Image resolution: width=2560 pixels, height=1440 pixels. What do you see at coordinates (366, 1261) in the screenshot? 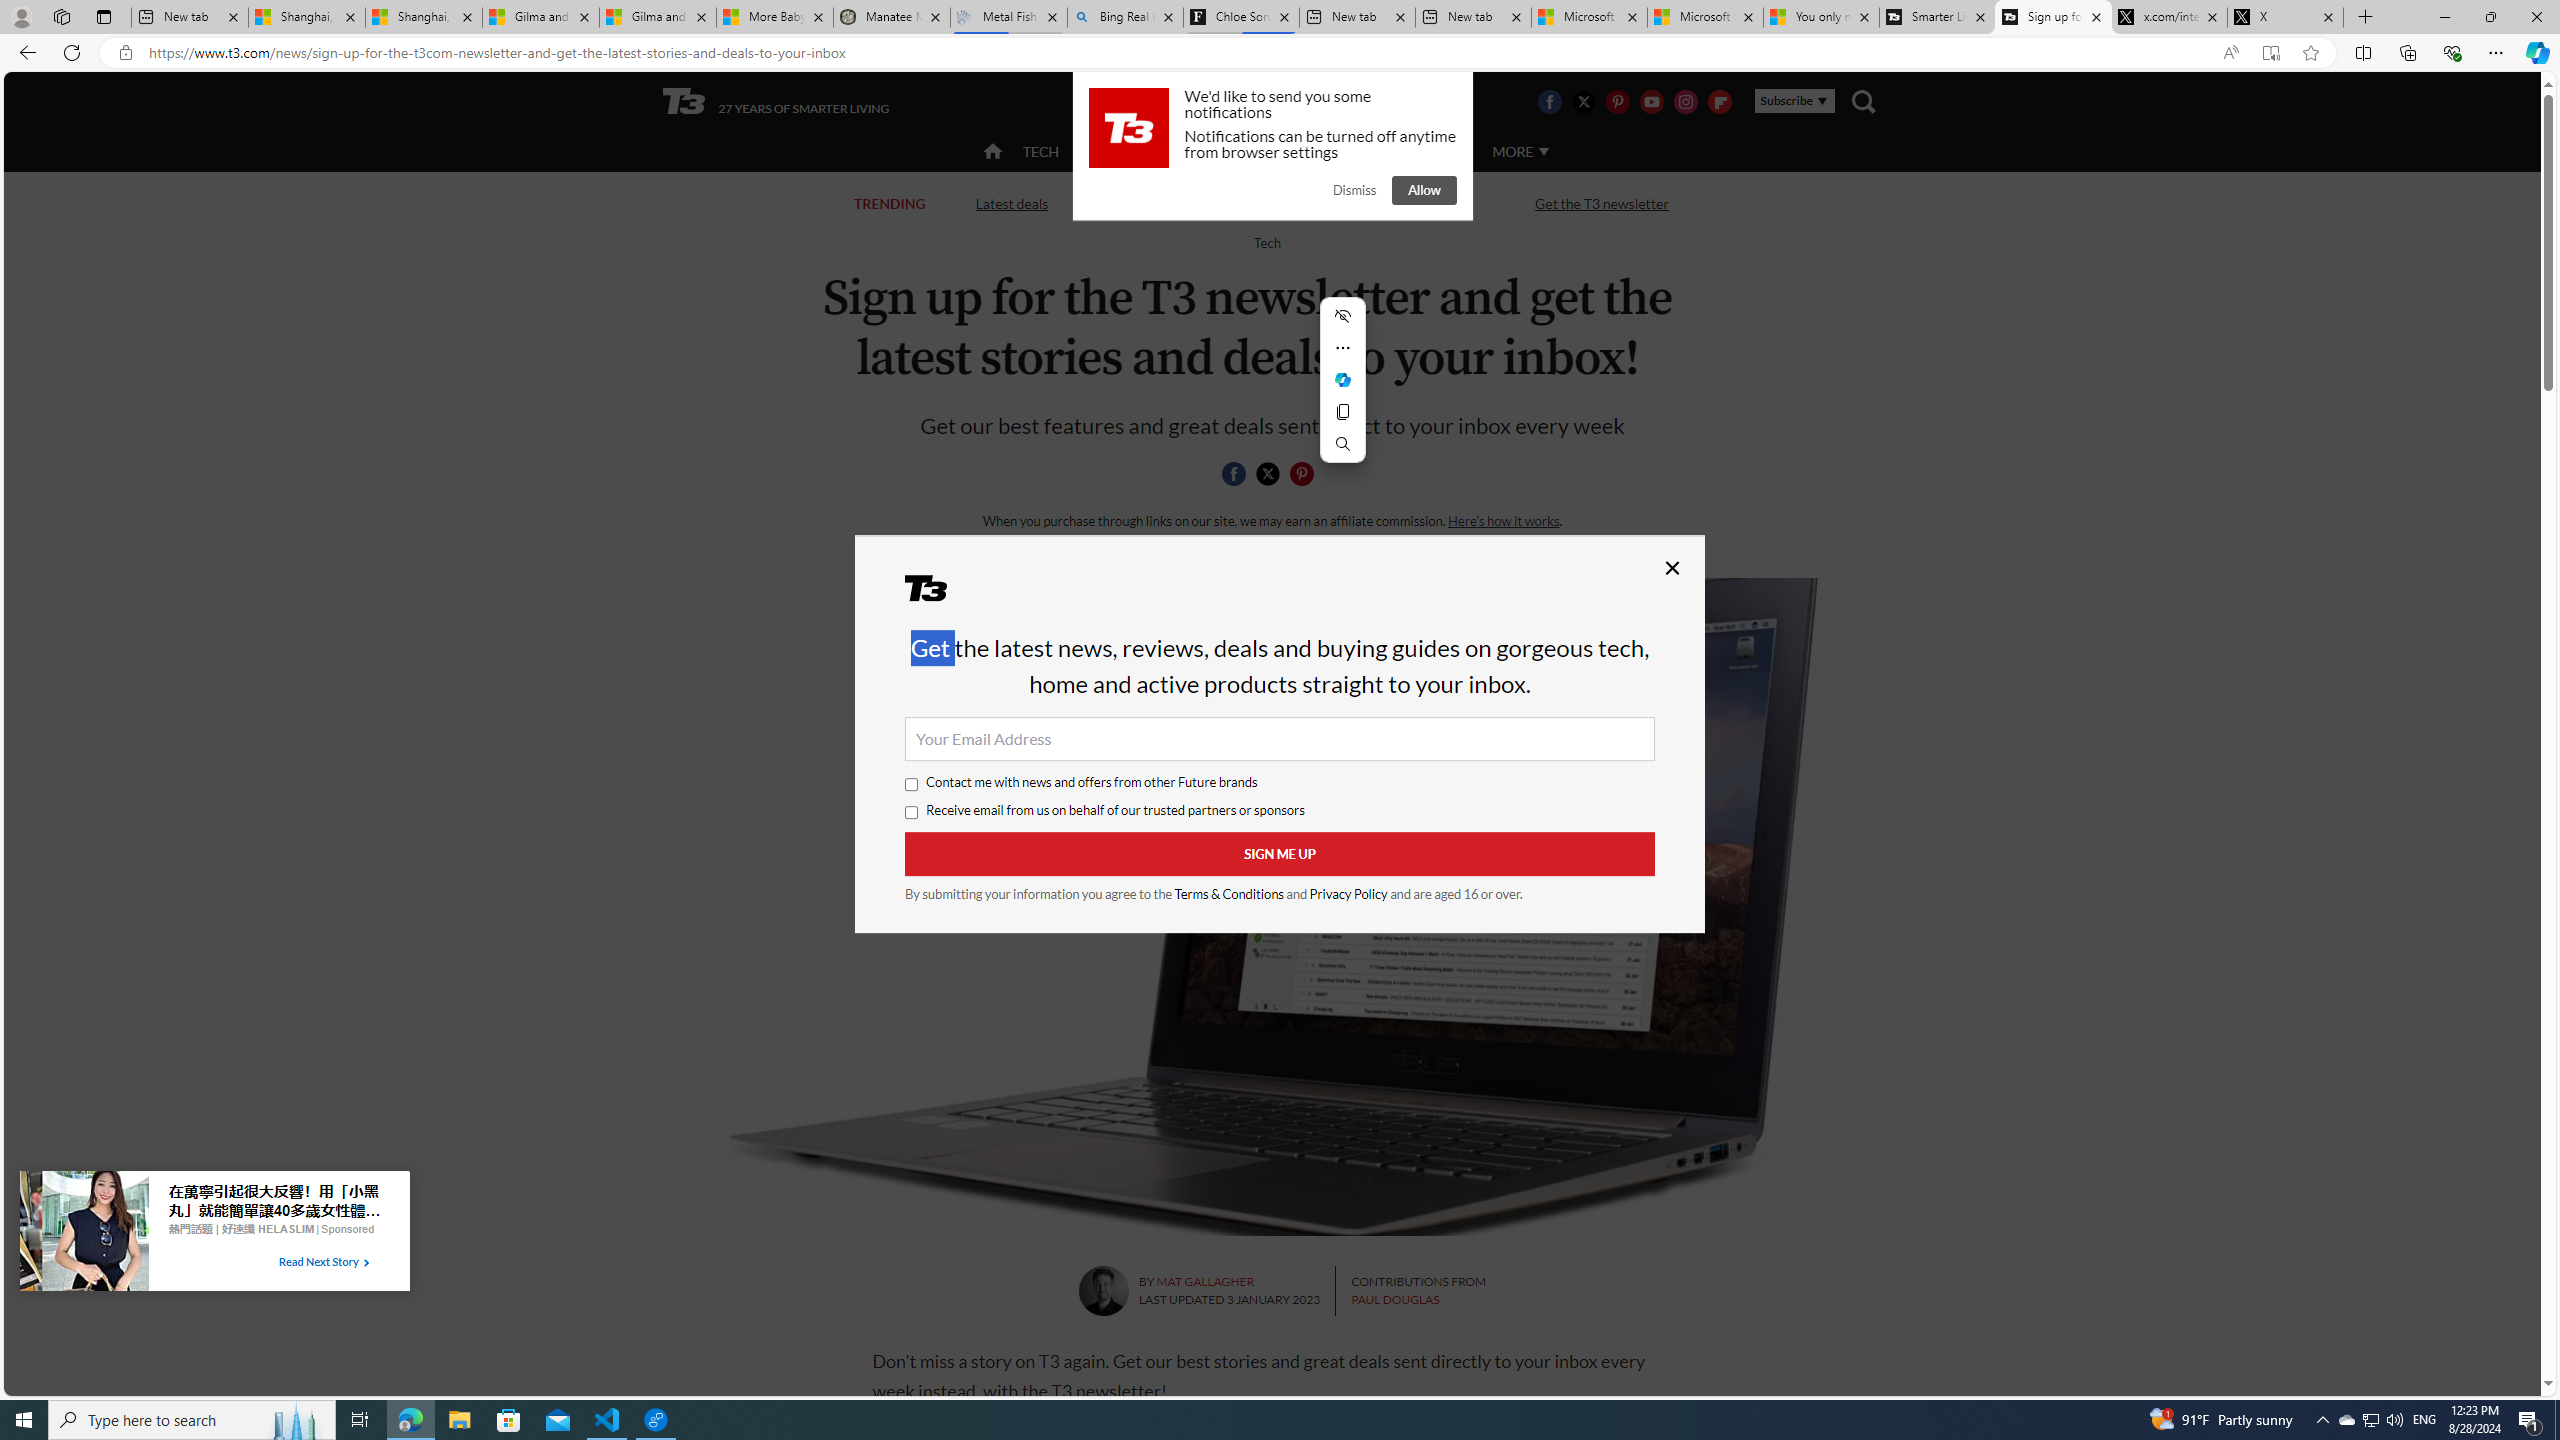
I see `'Class: tbl-arrow-icon arrow-2'` at bounding box center [366, 1261].